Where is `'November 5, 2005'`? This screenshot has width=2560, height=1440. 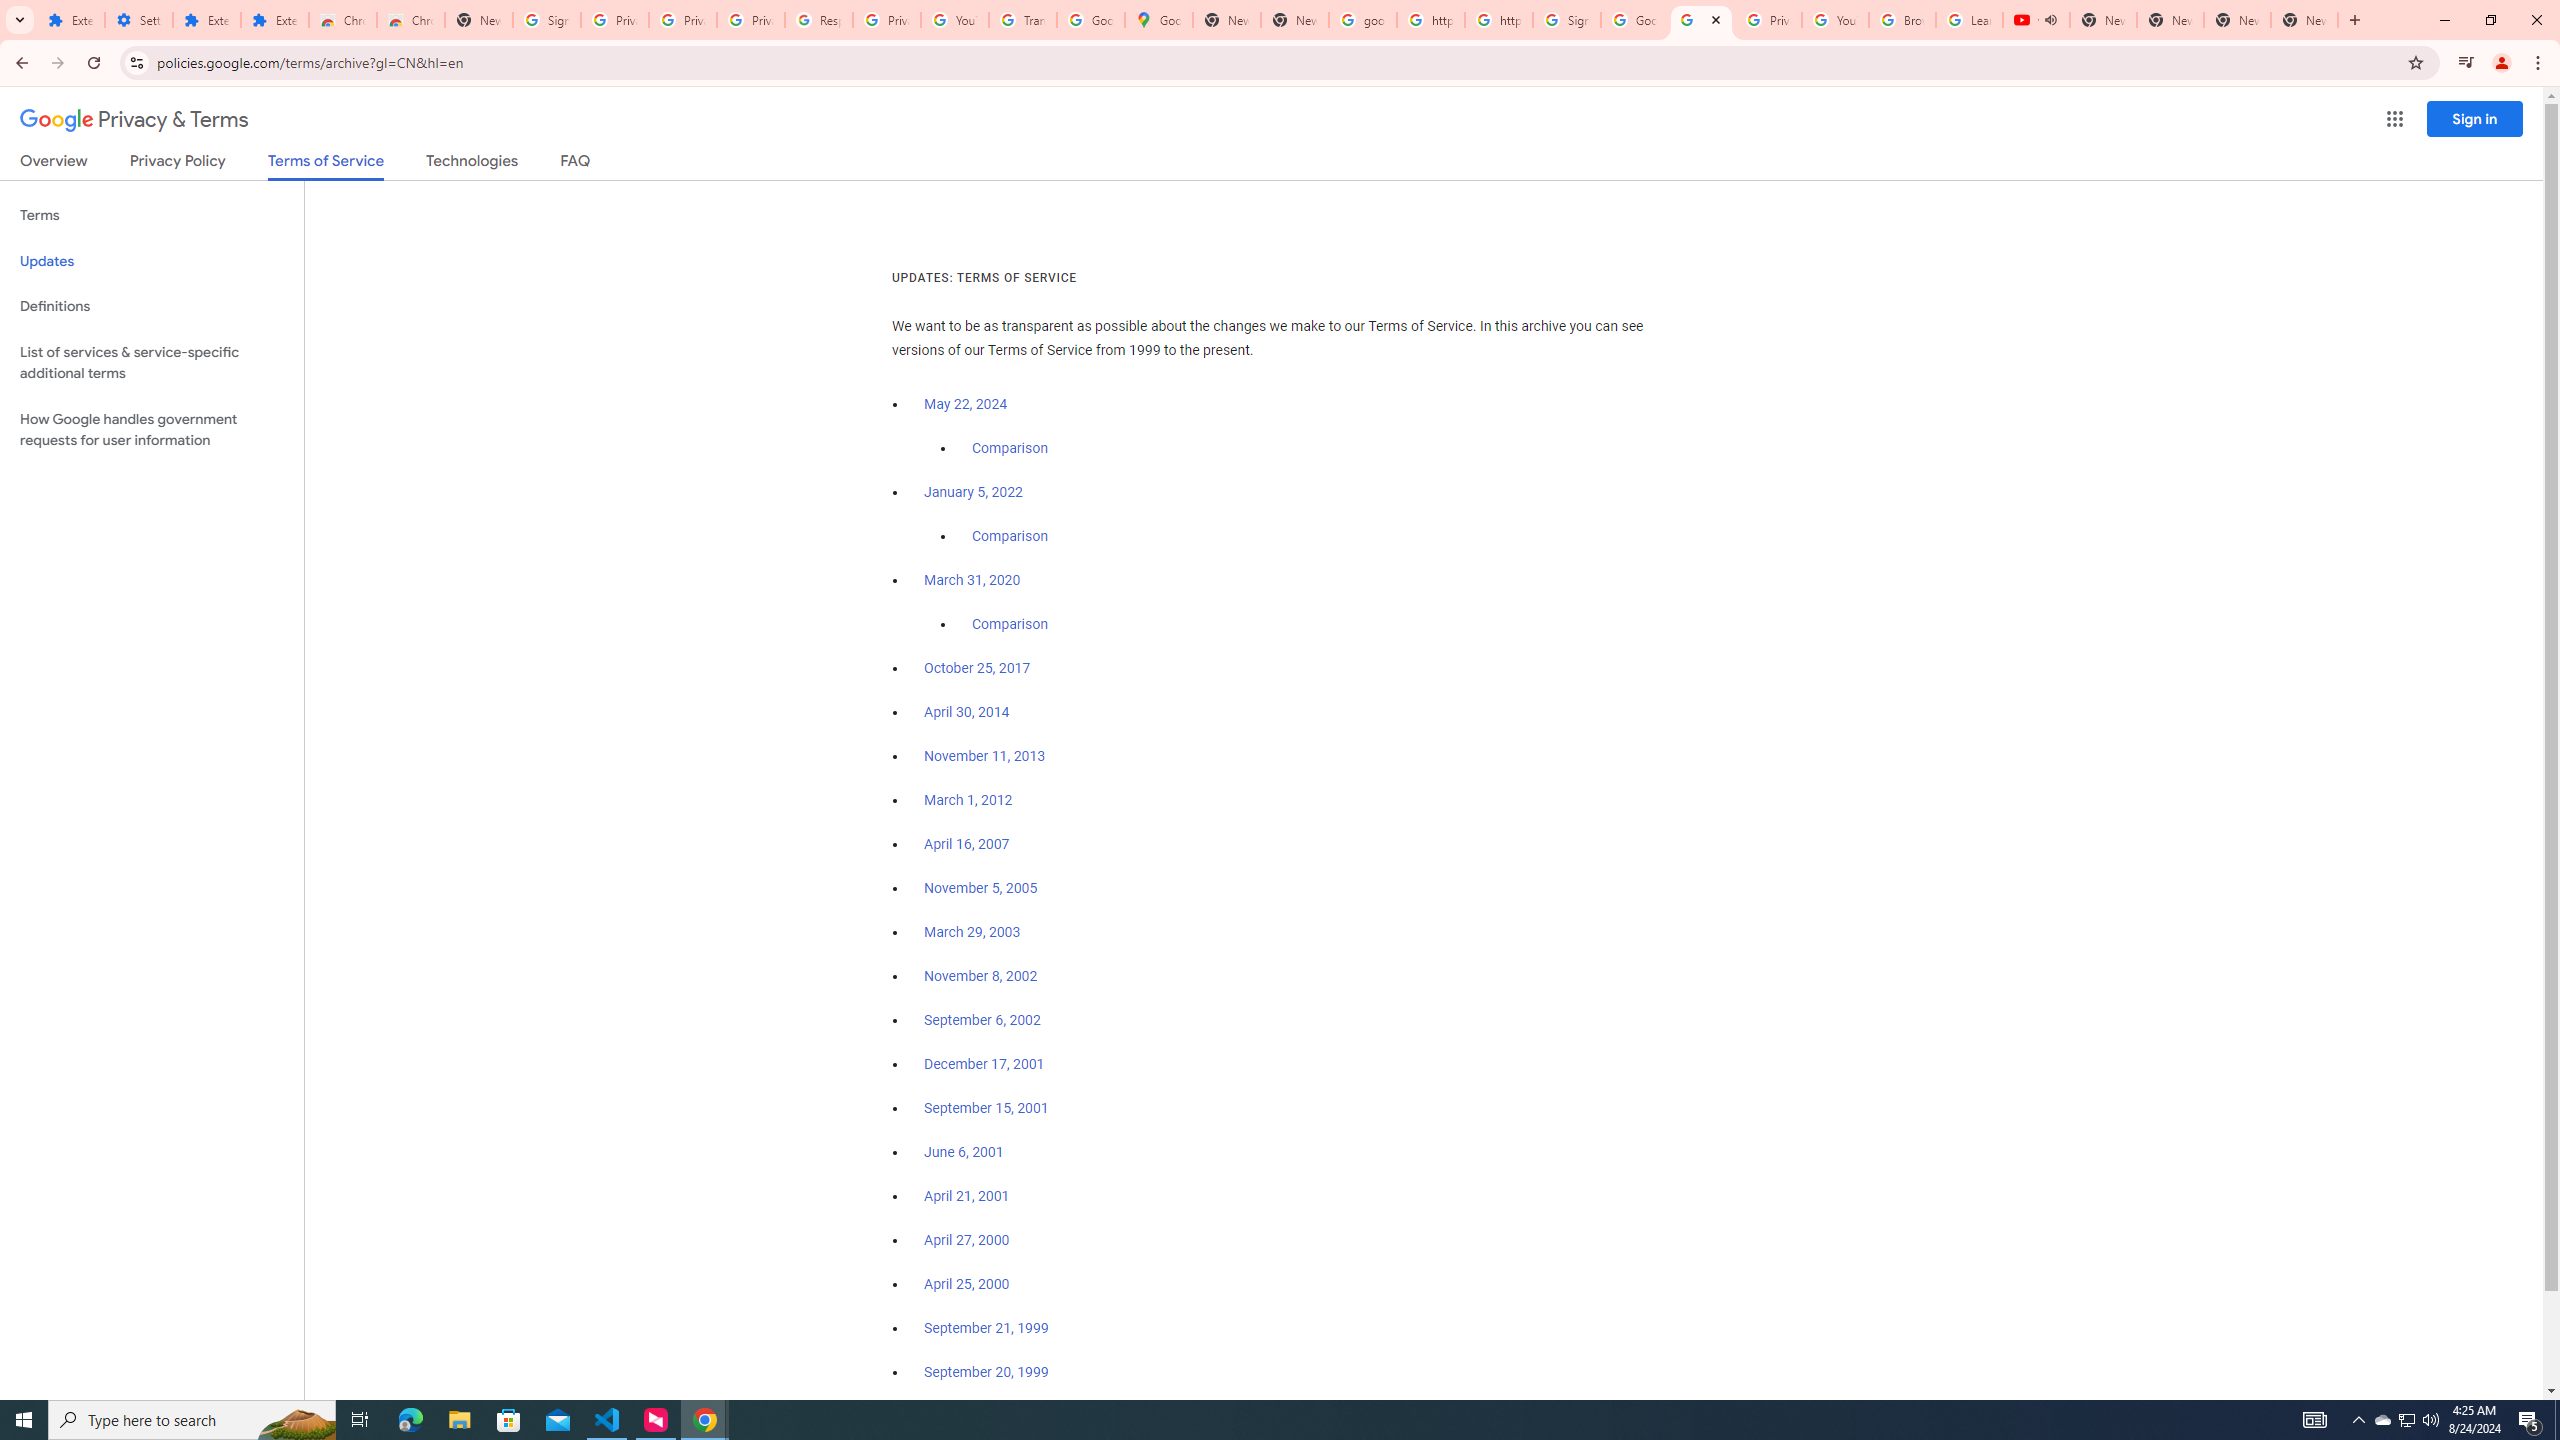 'November 5, 2005' is located at coordinates (979, 888).